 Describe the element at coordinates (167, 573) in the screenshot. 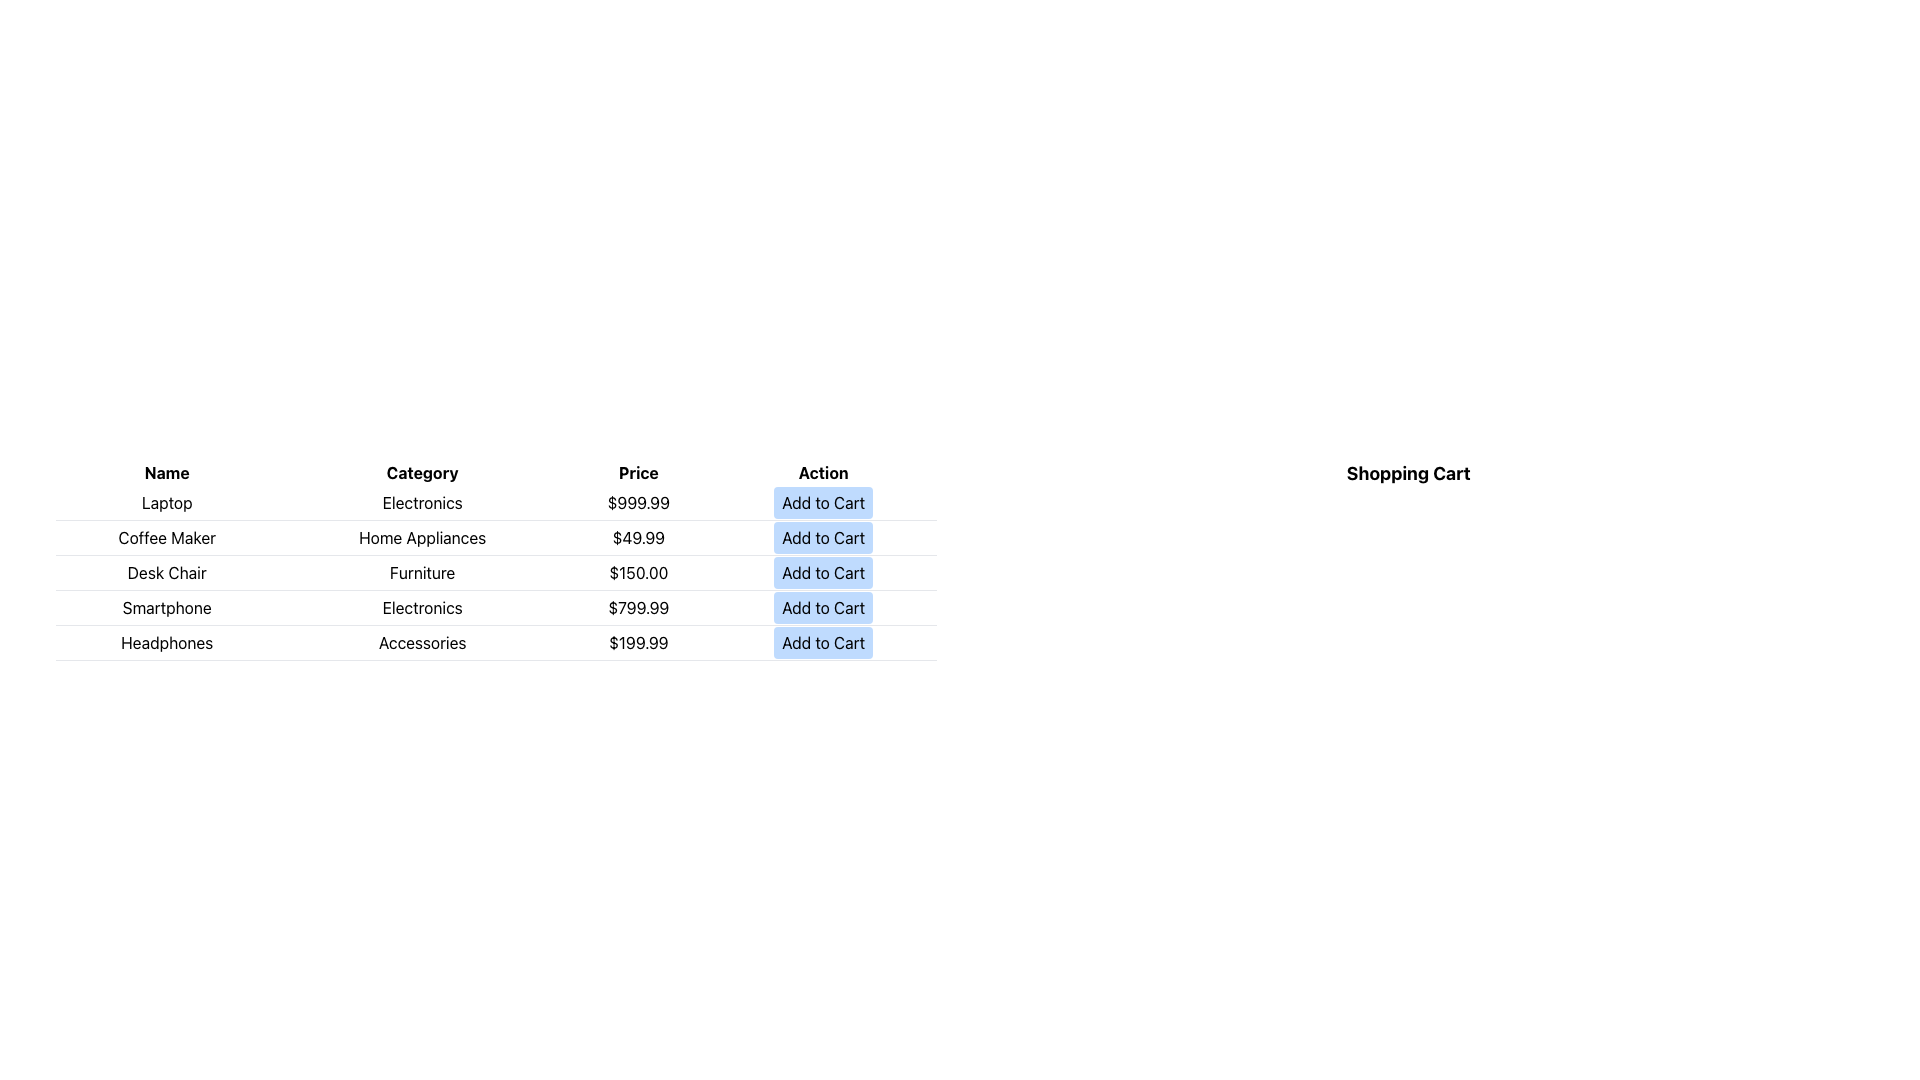

I see `on the 'Desk Chair' text label located in the third row of the 'Name' column in the grid layout` at that location.